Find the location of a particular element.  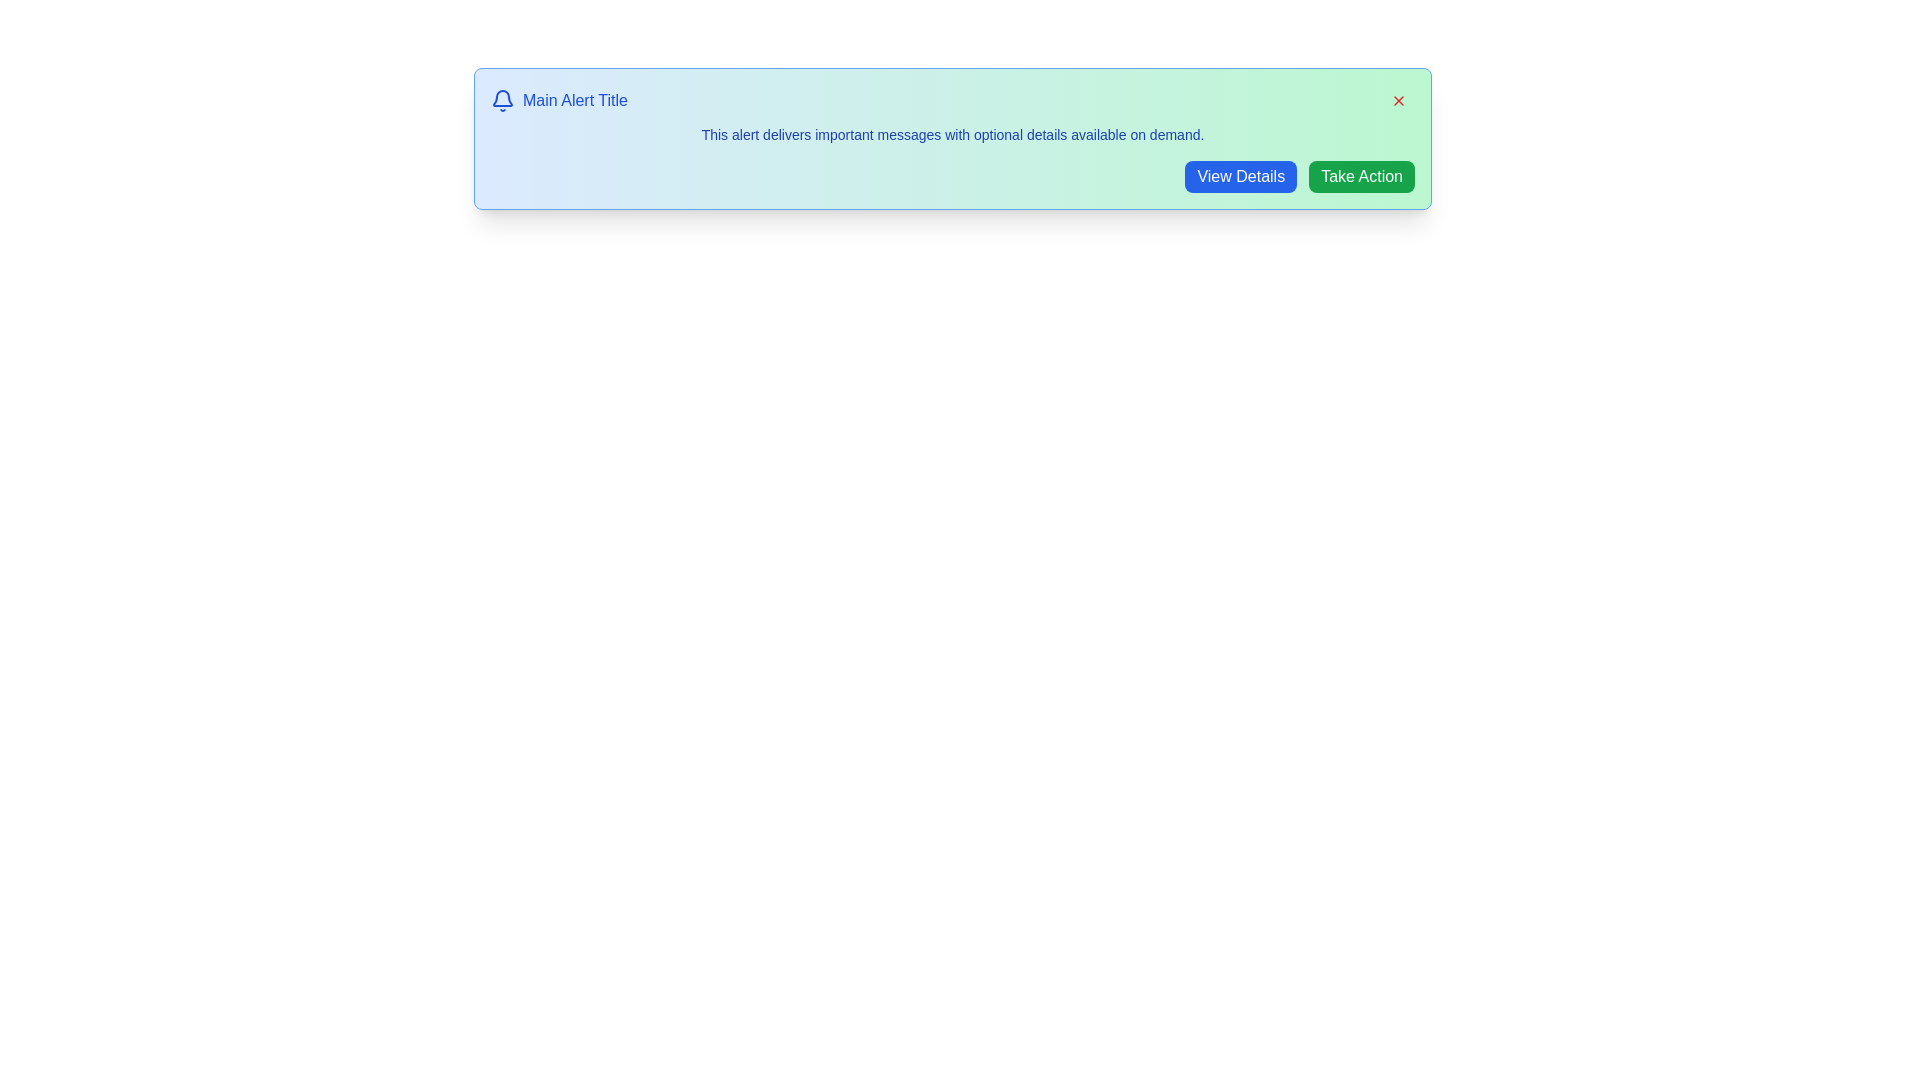

the close button to observe its hover effect is located at coordinates (1397, 100).